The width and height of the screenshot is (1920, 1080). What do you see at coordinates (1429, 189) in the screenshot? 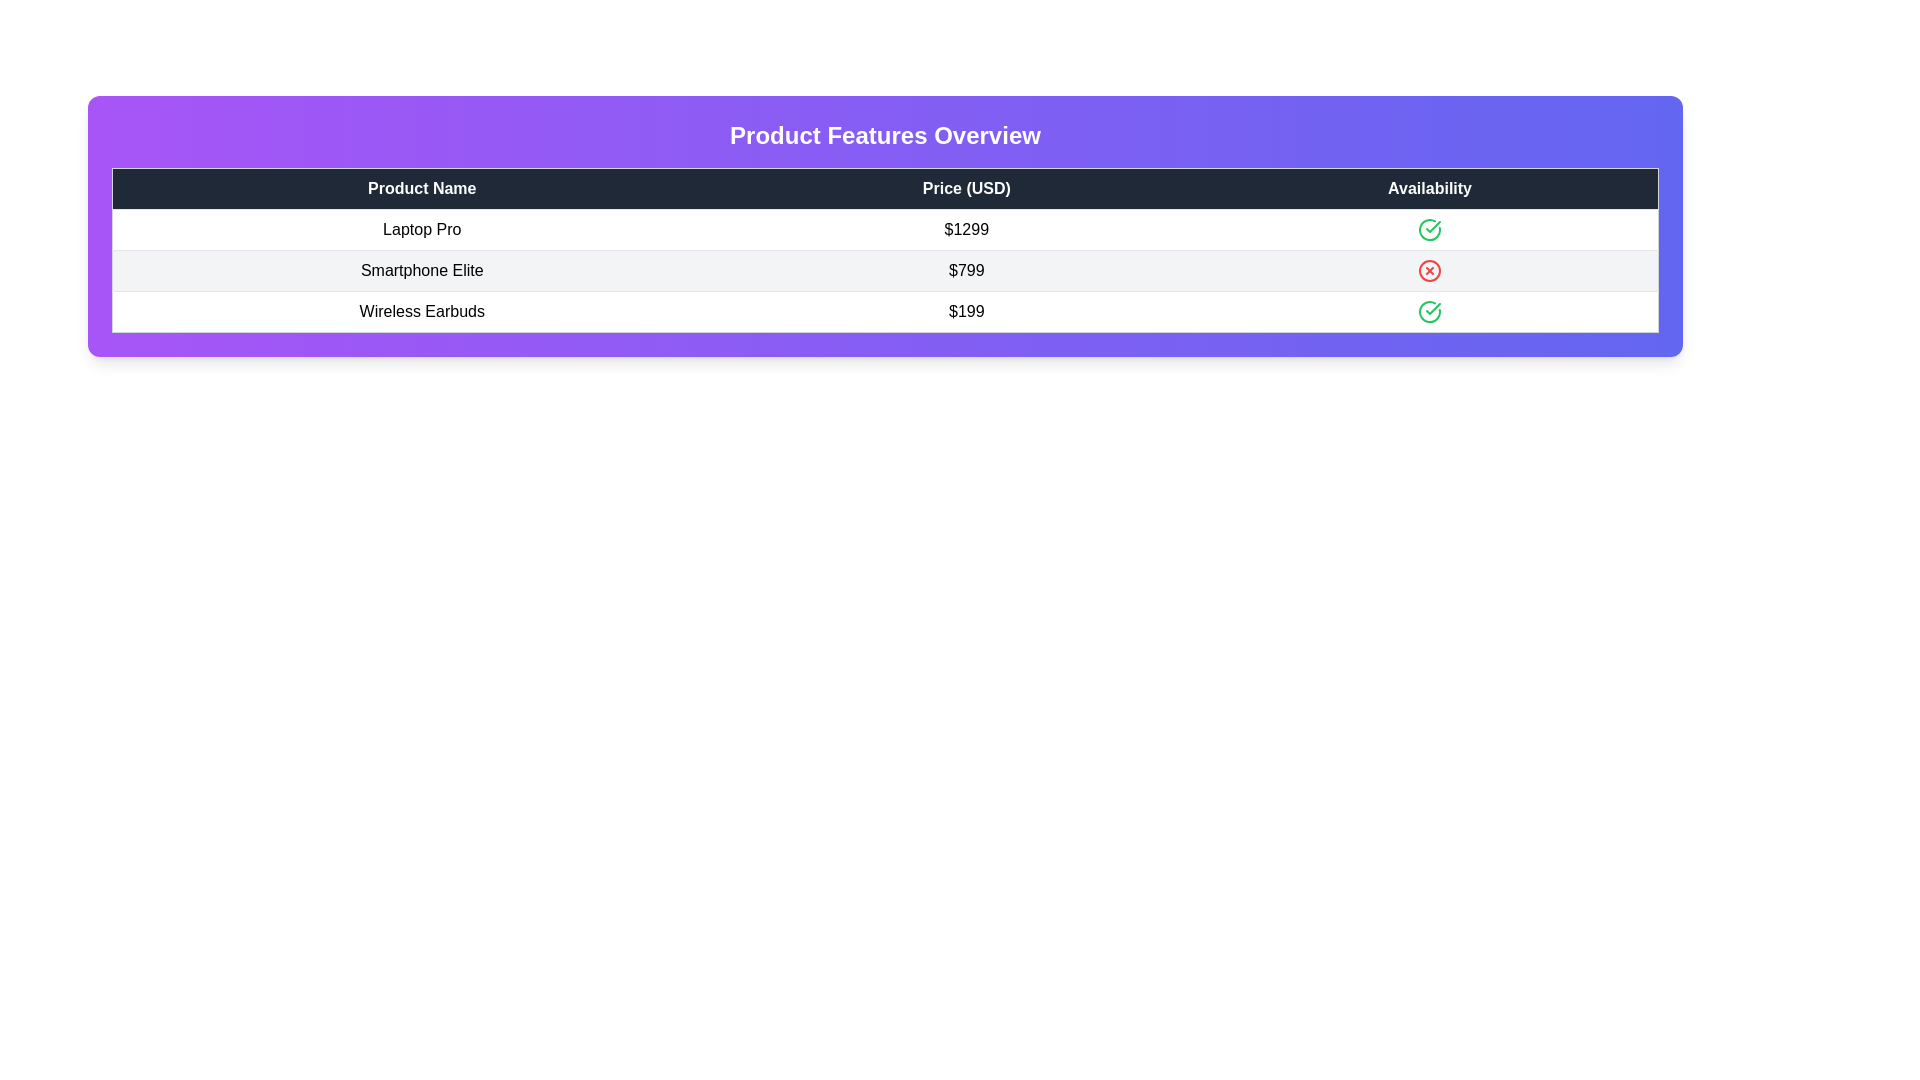
I see `the 'Availability' label located in the header row of the table, positioned in the third column` at bounding box center [1429, 189].